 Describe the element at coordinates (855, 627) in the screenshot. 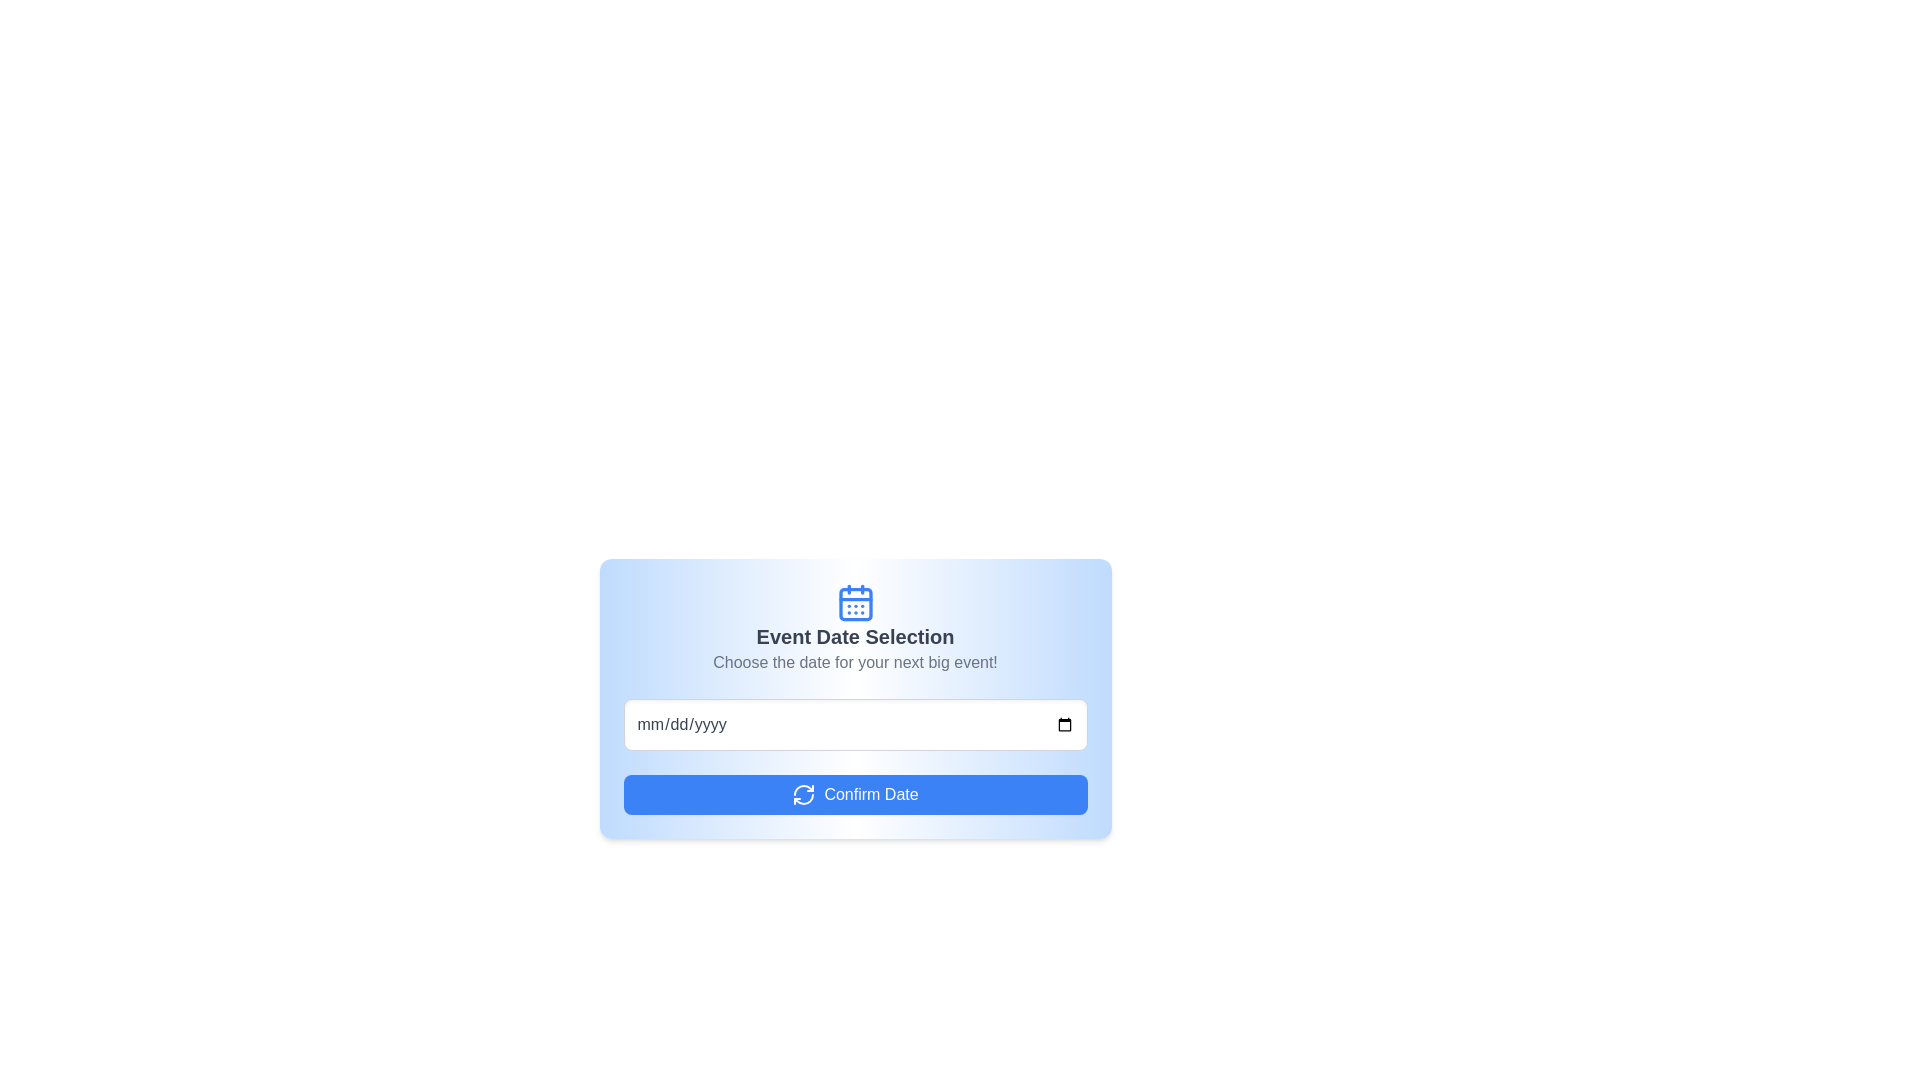

I see `the Informational panel titled 'Event Date Selection' that contains a blue calendar icon and encourages users to choose a date for their next big event` at that location.